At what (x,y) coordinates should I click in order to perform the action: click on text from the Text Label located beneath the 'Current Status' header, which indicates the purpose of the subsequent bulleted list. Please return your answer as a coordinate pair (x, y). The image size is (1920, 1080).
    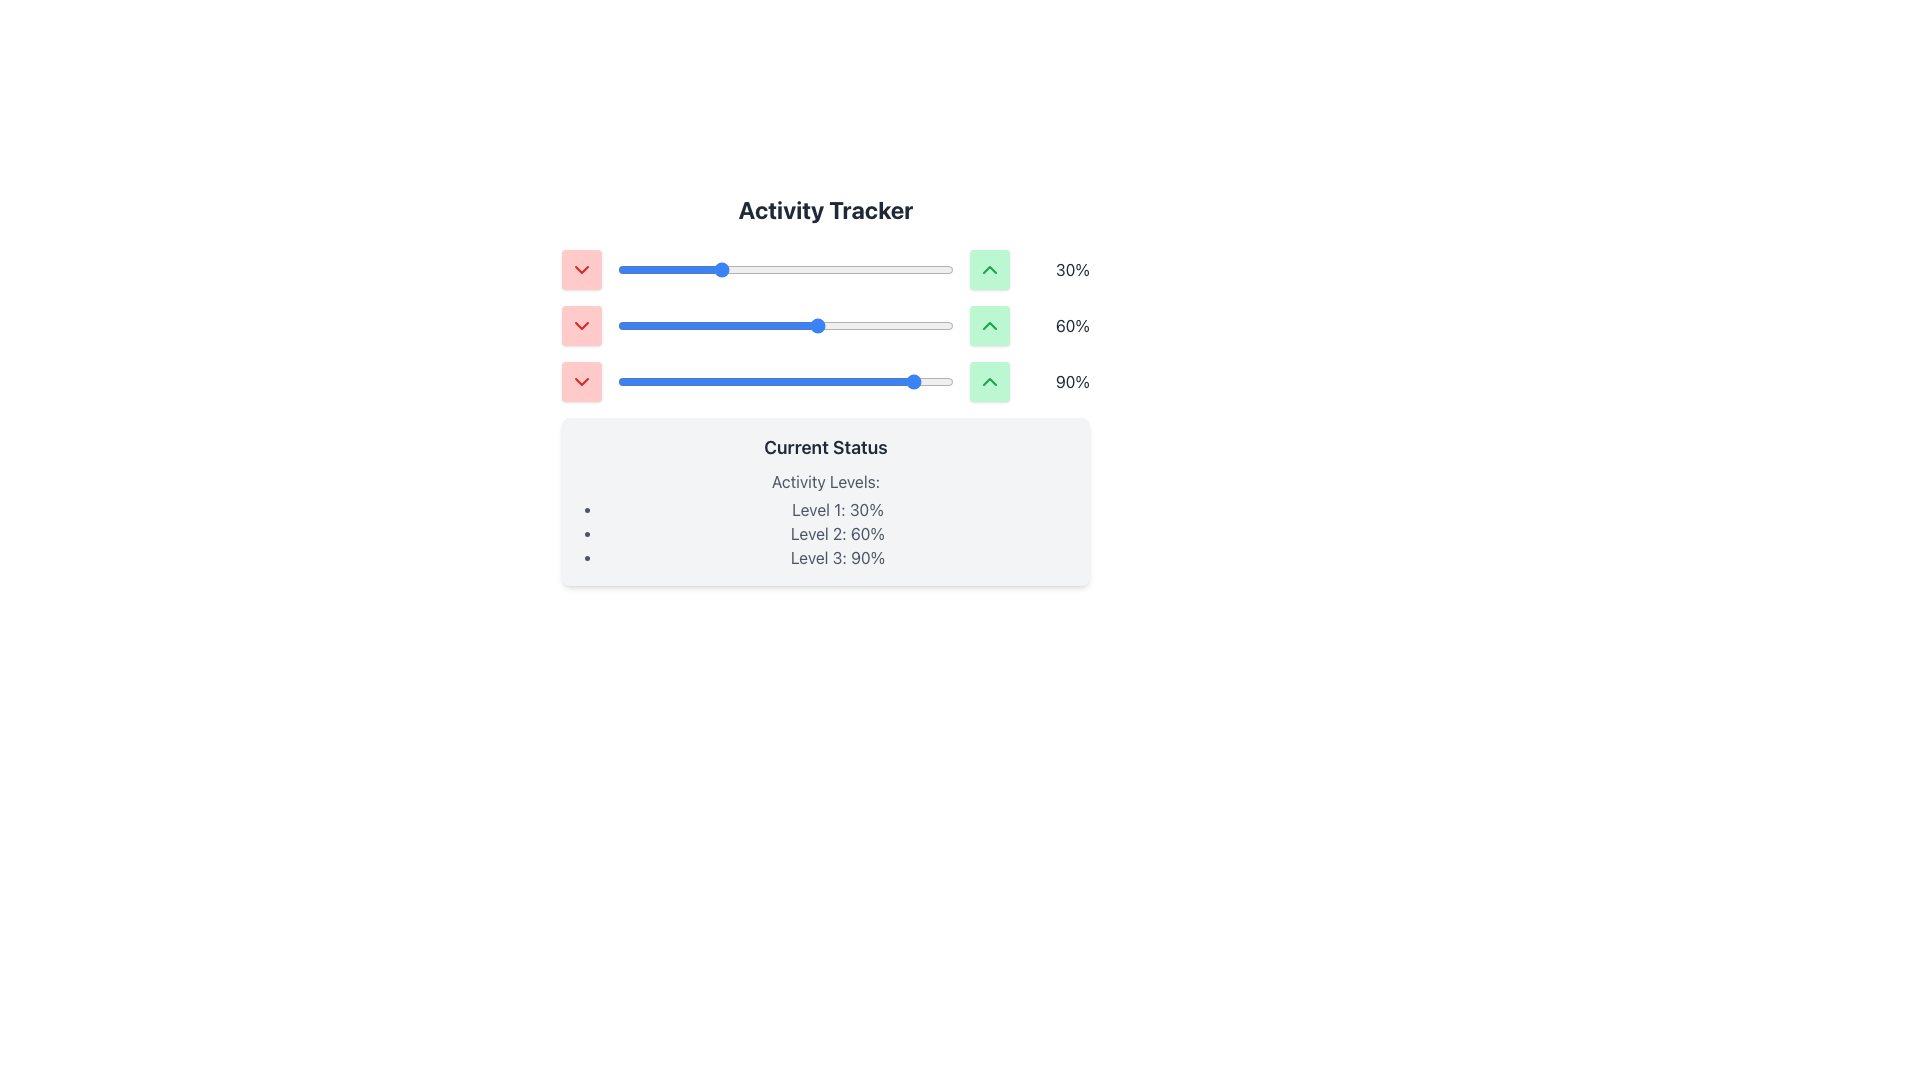
    Looking at the image, I should click on (825, 482).